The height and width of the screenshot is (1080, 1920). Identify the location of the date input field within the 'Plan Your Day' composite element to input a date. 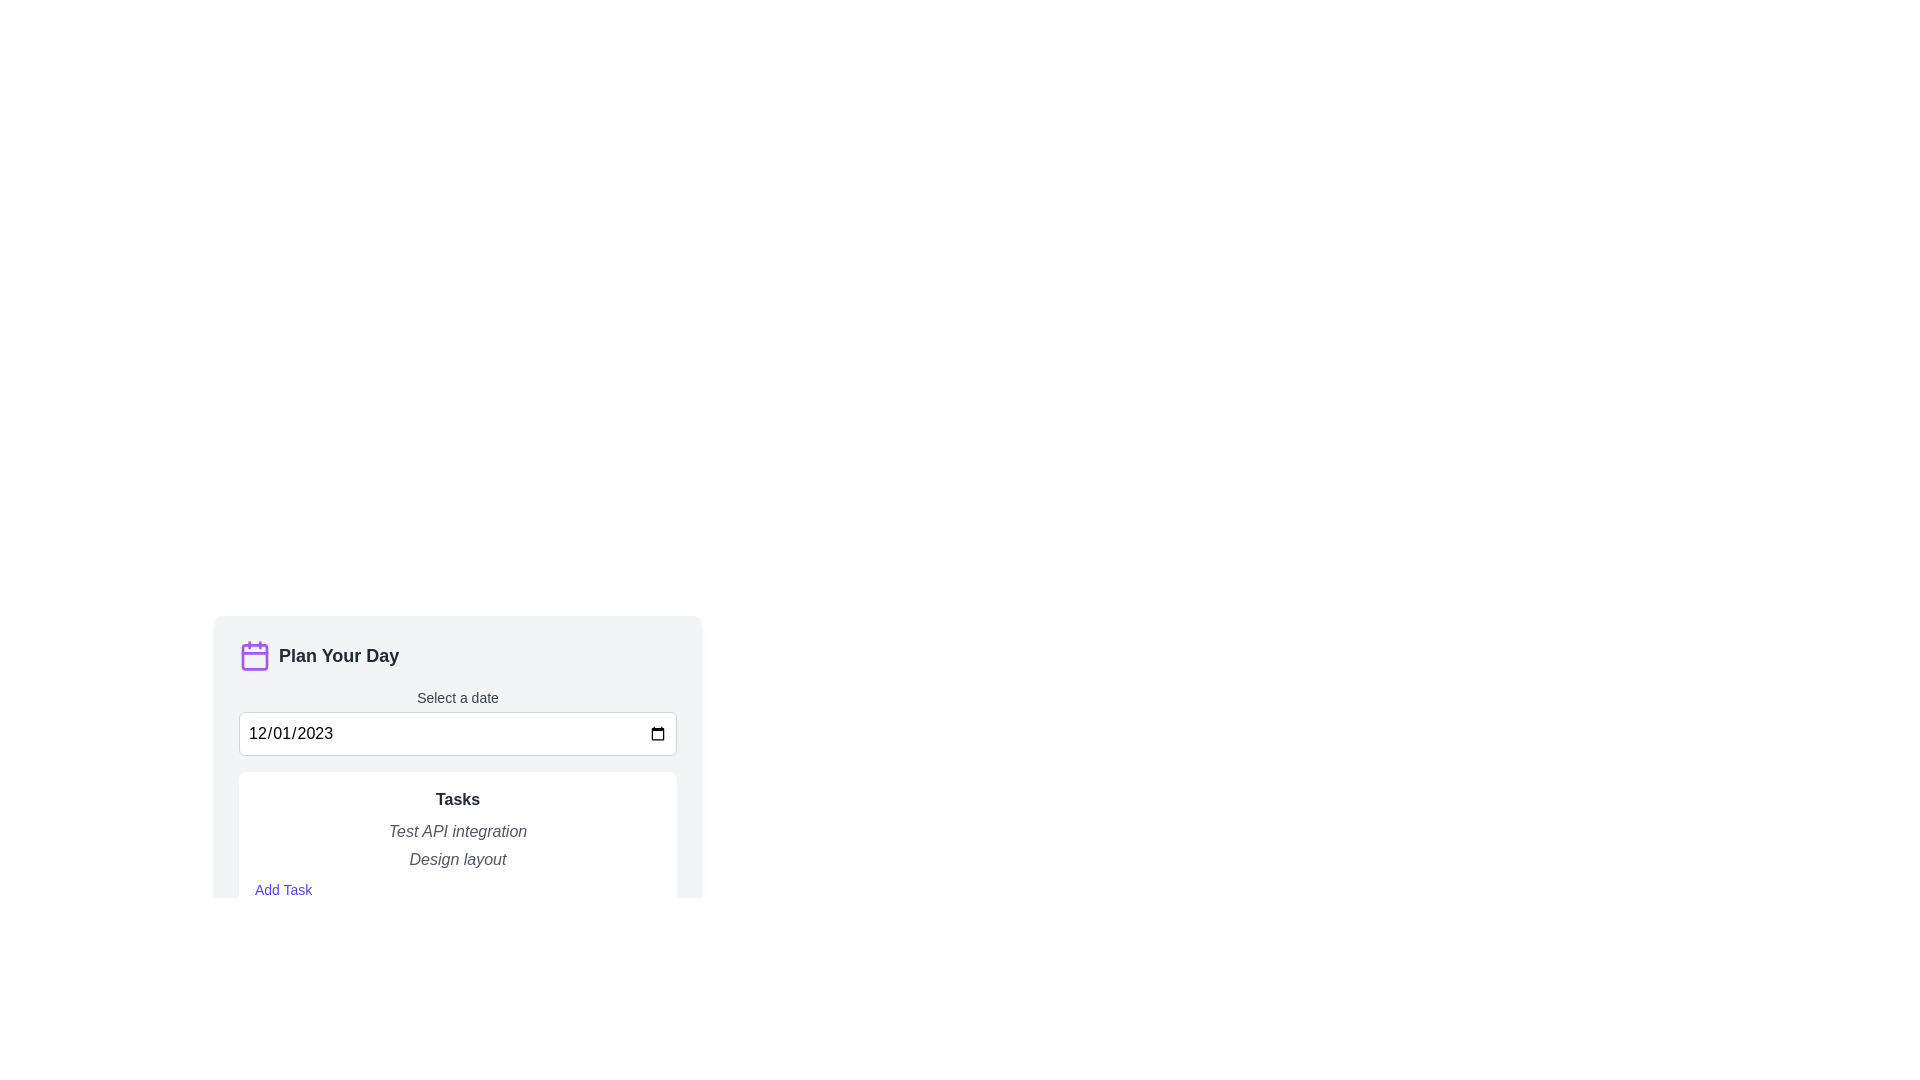
(456, 721).